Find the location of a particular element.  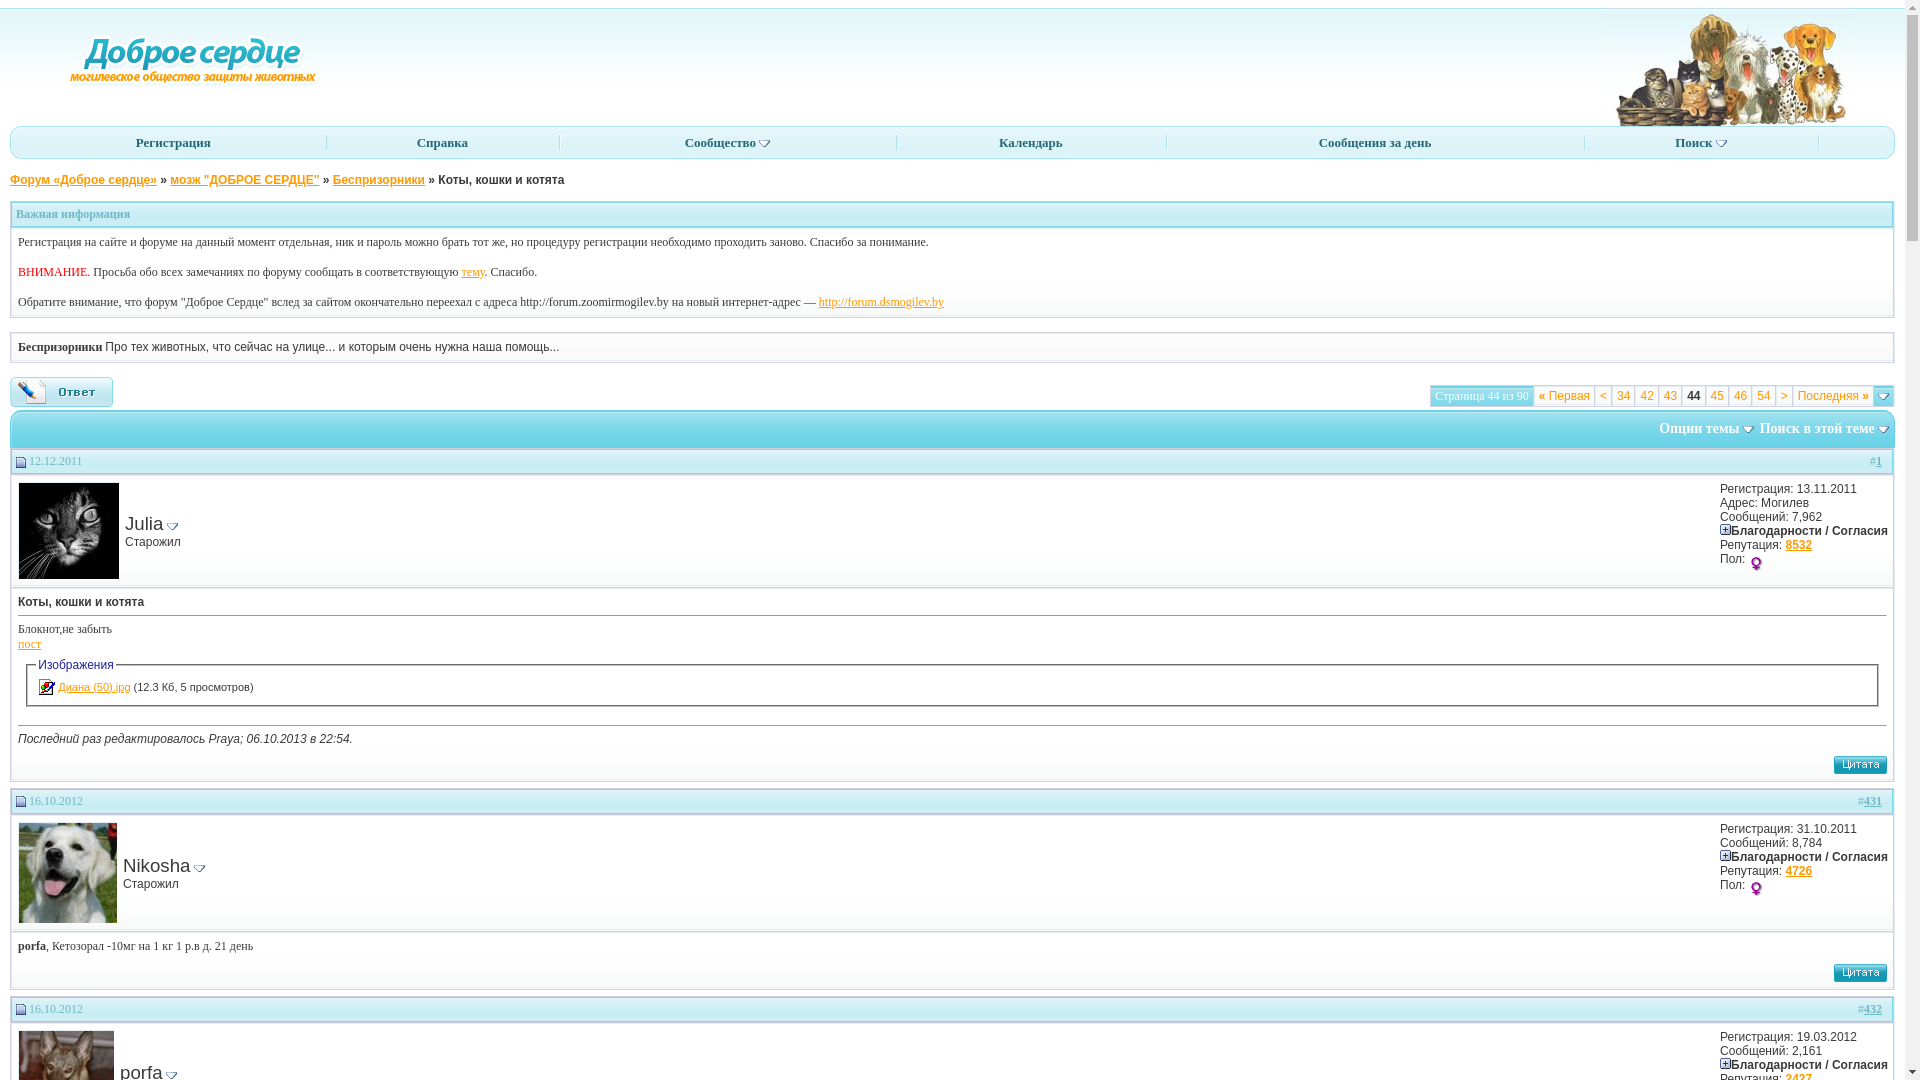

'43' is located at coordinates (1670, 396).